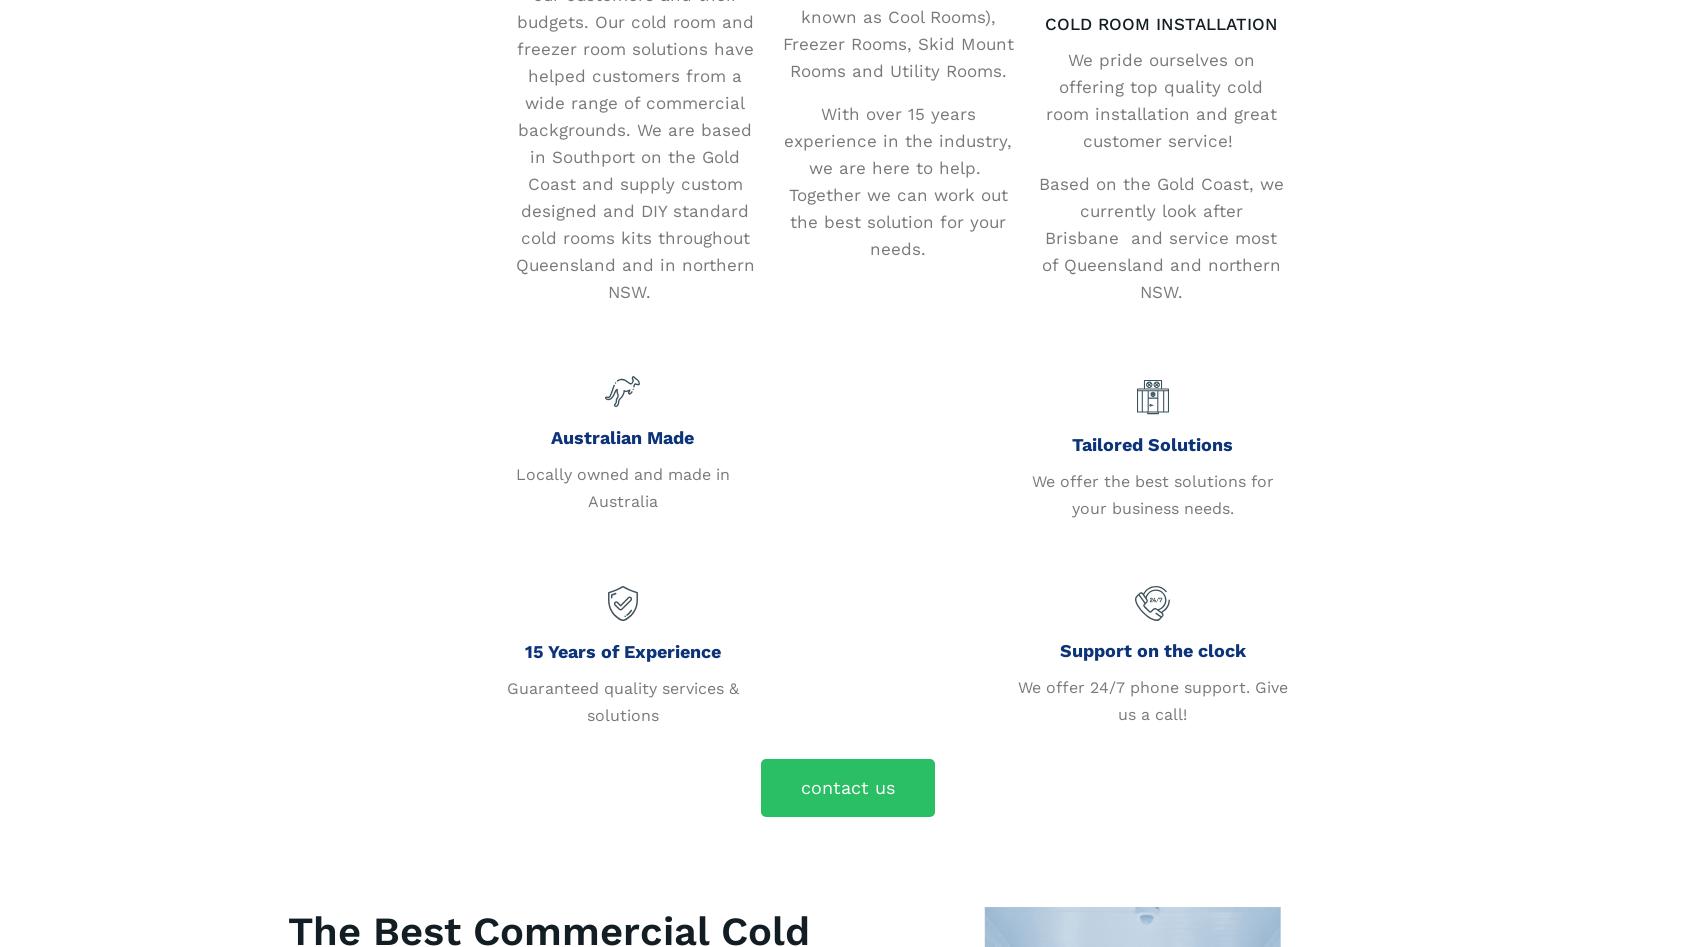 The image size is (1695, 947). I want to click on 'Tailored Solutions', so click(1151, 443).